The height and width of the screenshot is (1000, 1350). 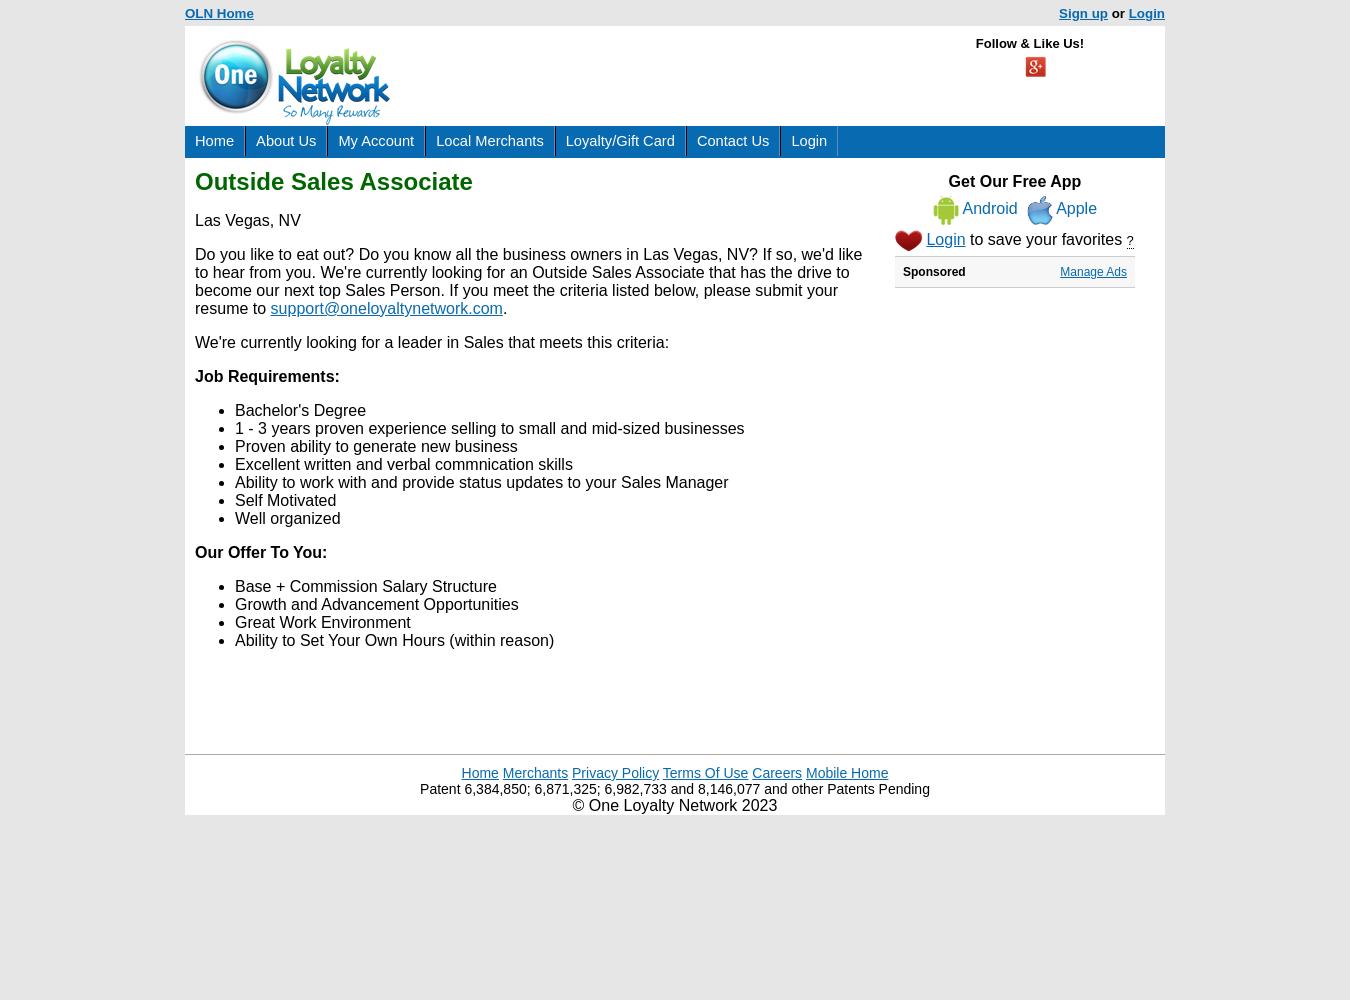 I want to click on 'Mobile Home', so click(x=846, y=773).